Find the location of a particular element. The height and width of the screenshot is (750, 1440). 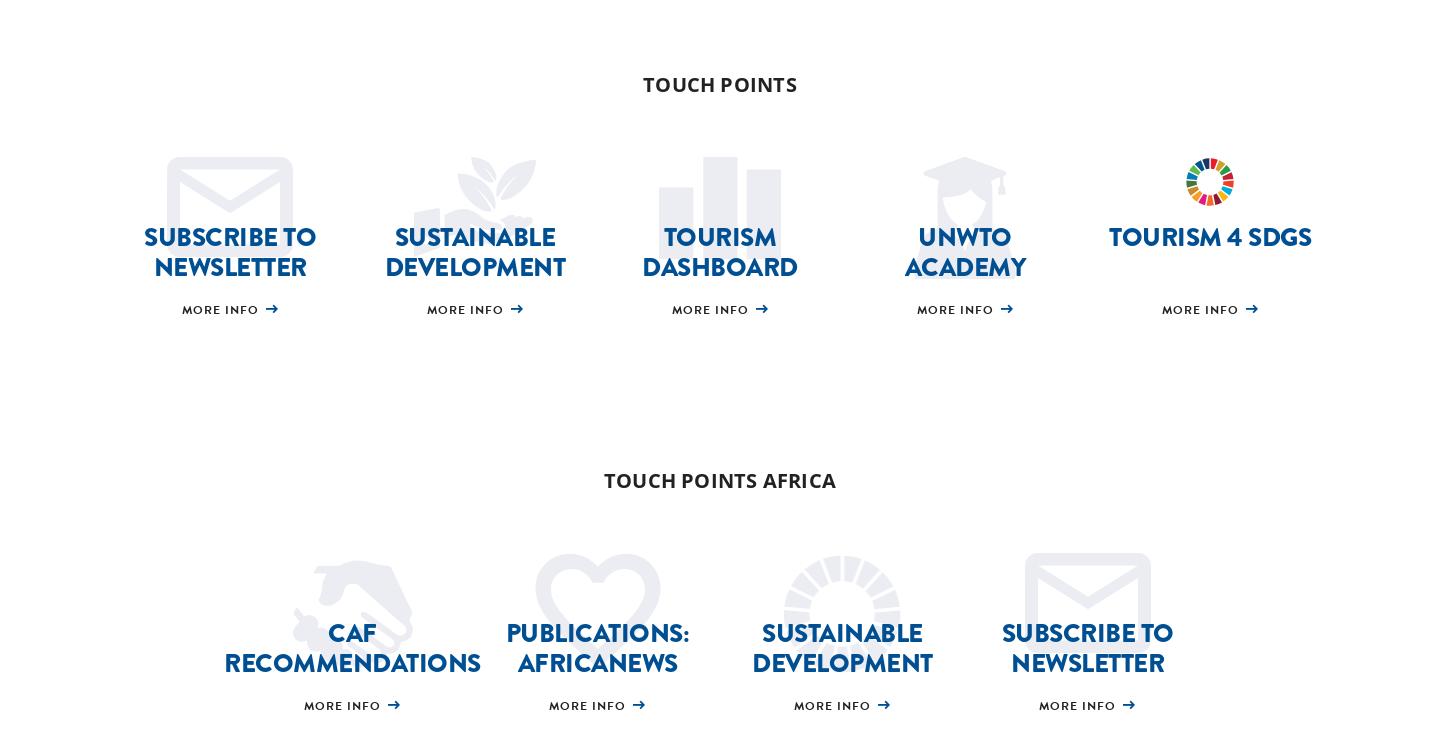

'CAF RECOMMENDATIONS' is located at coordinates (351, 647).